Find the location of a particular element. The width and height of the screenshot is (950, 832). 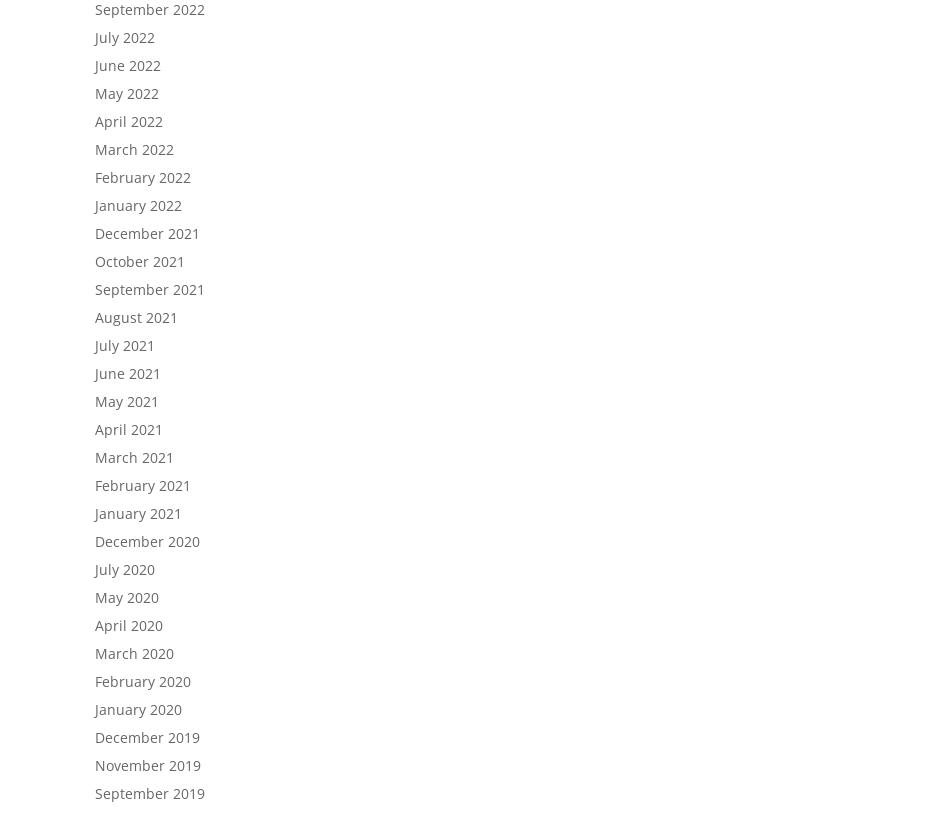

'June 2022' is located at coordinates (127, 64).